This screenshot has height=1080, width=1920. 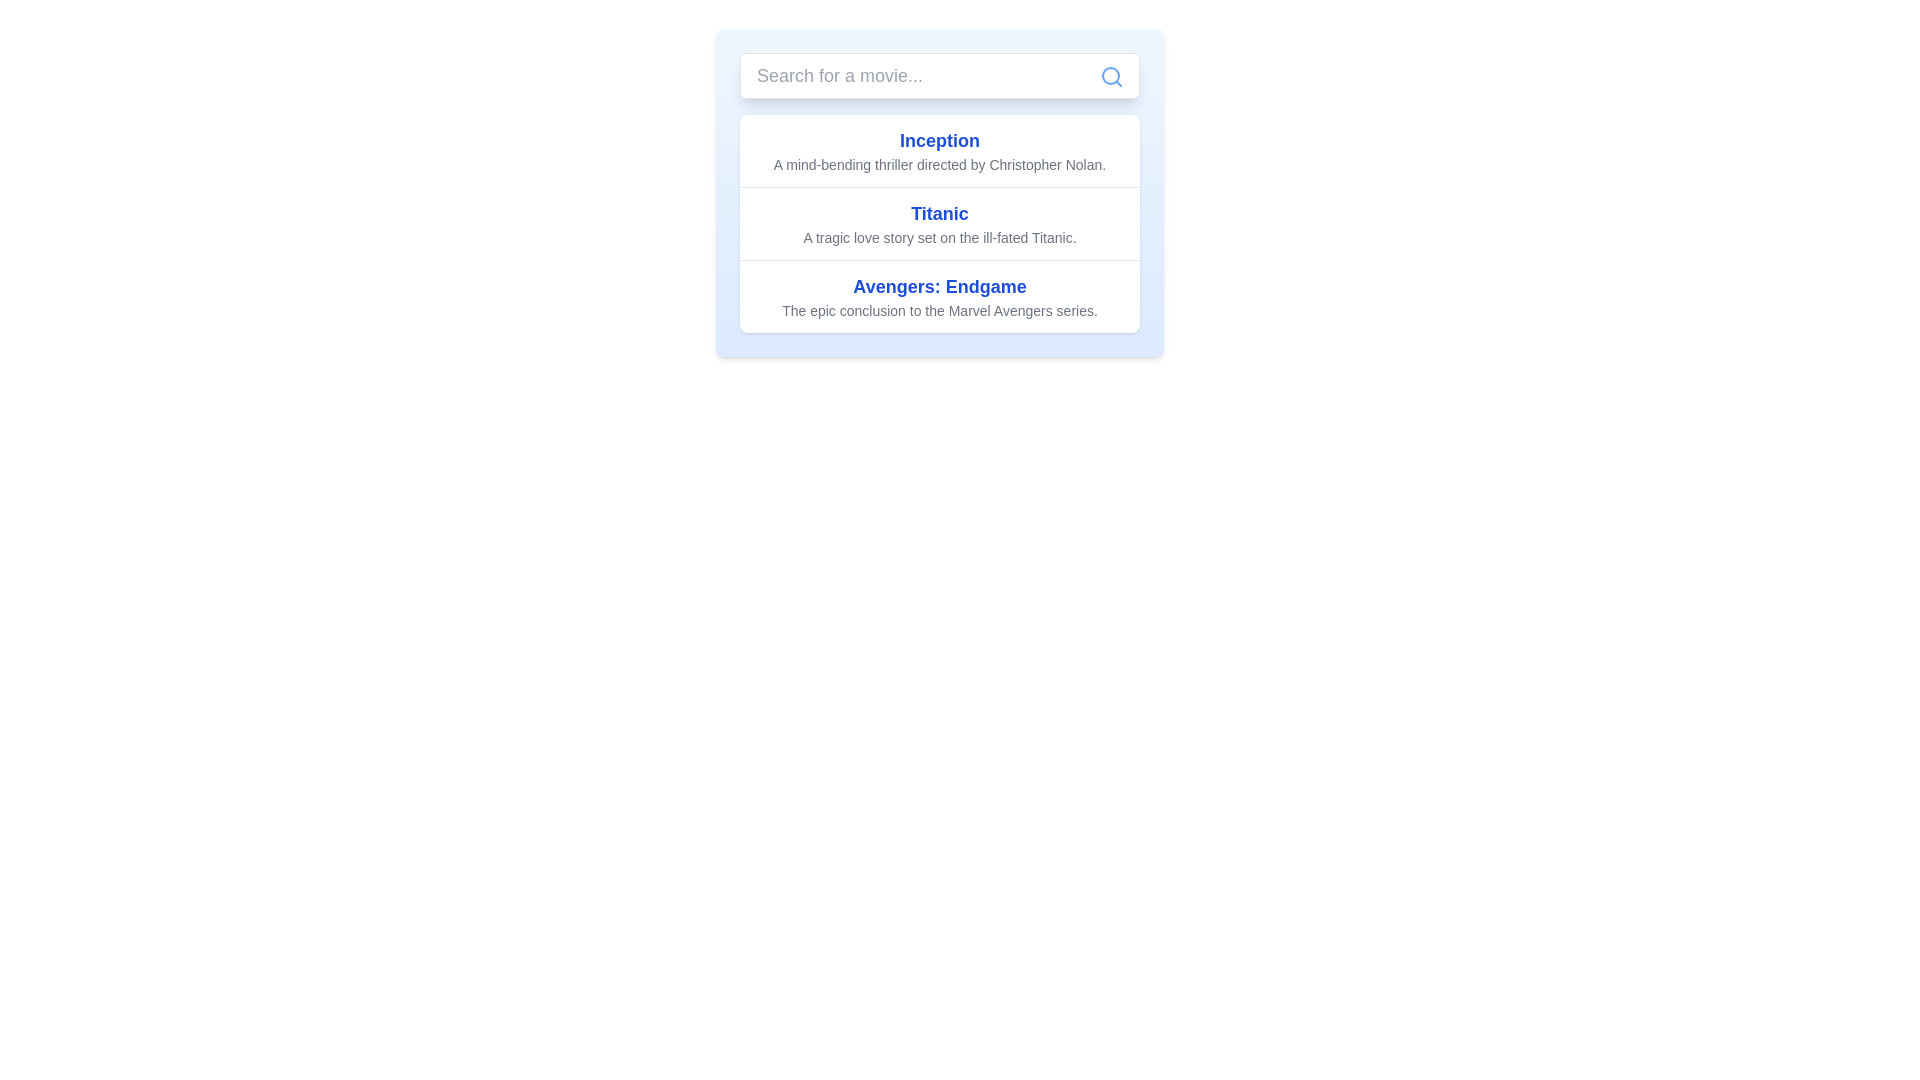 I want to click on the second movie entry, so click(x=939, y=223).